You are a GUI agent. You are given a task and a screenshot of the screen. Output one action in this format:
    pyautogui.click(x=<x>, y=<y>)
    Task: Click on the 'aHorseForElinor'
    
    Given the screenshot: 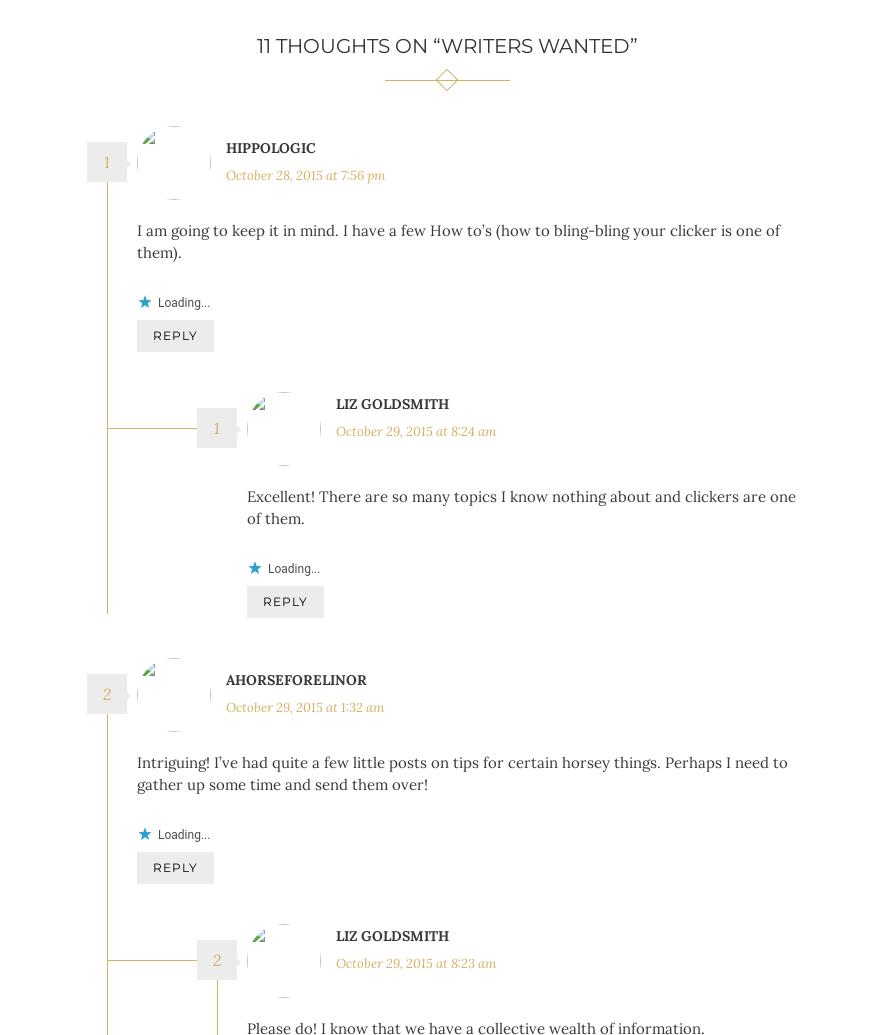 What is the action you would take?
    pyautogui.click(x=225, y=709)
    